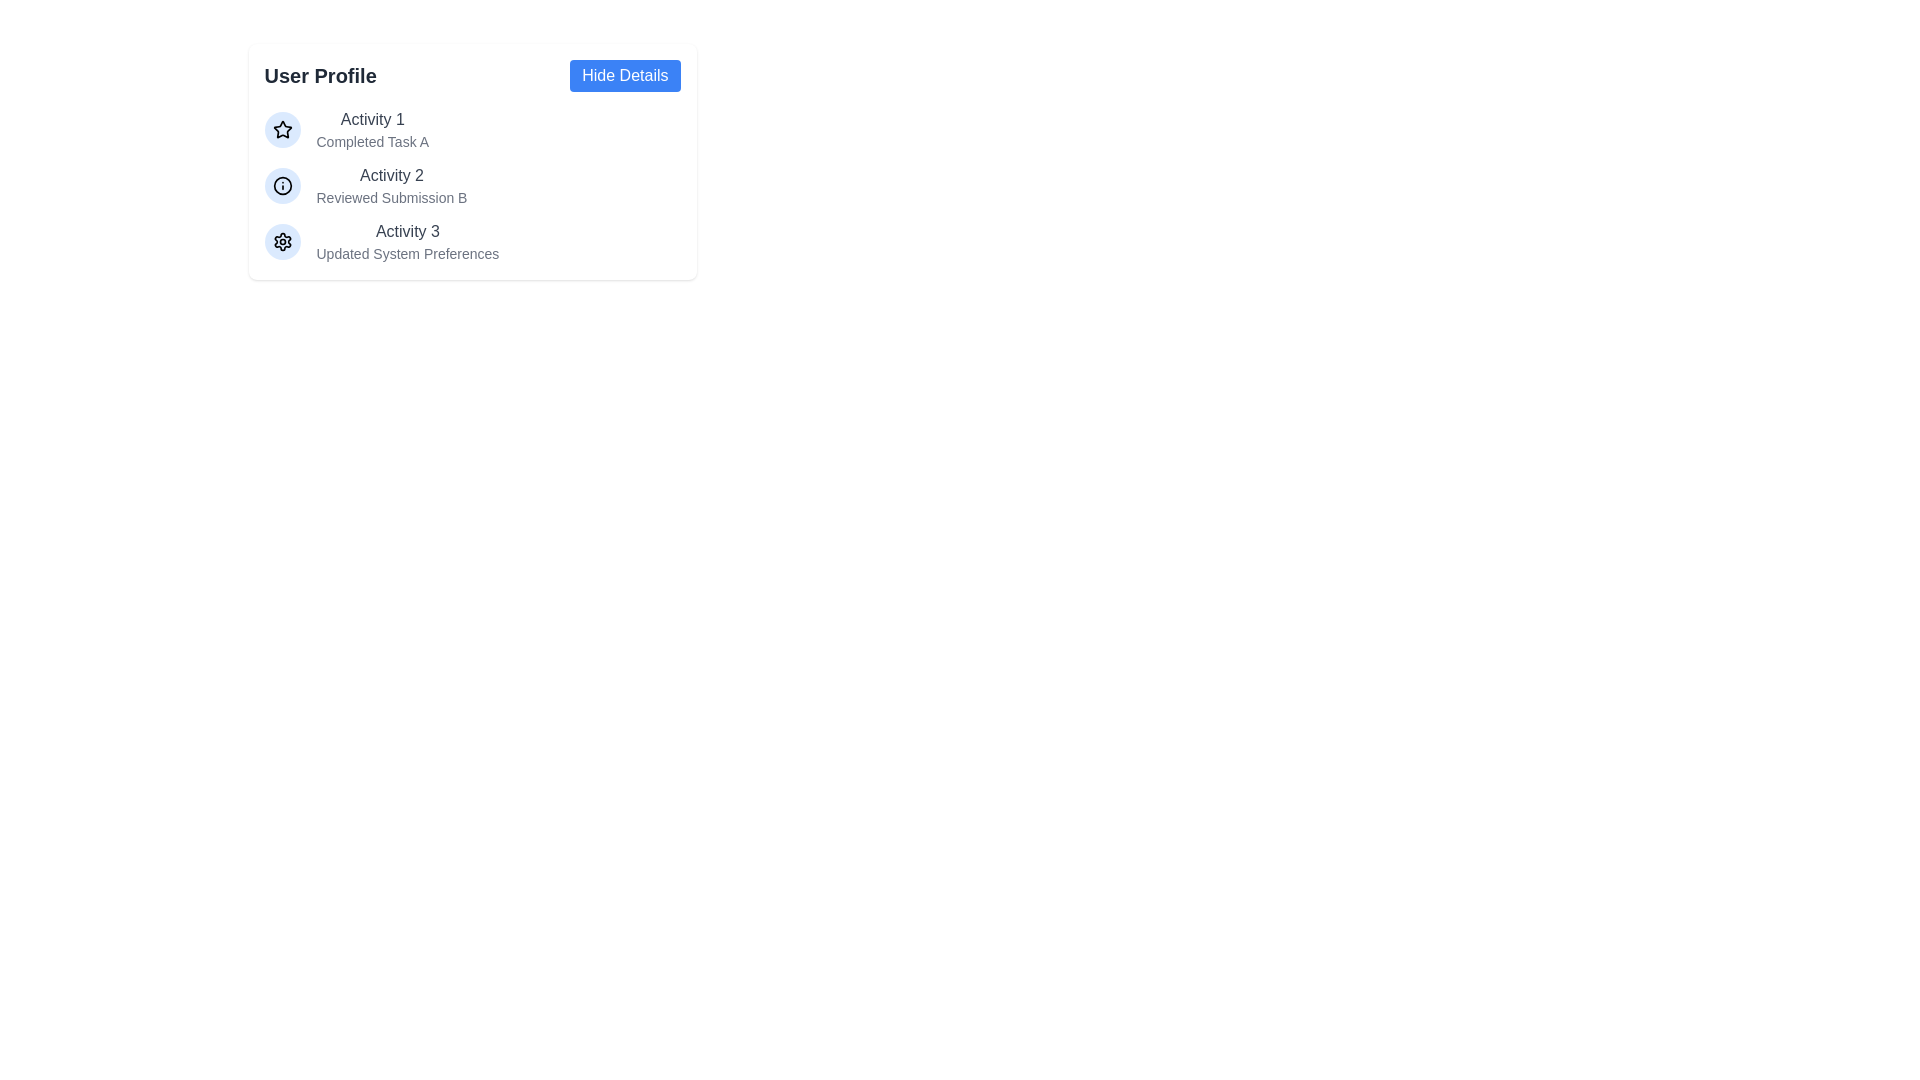  I want to click on the first entry, so click(471, 130).